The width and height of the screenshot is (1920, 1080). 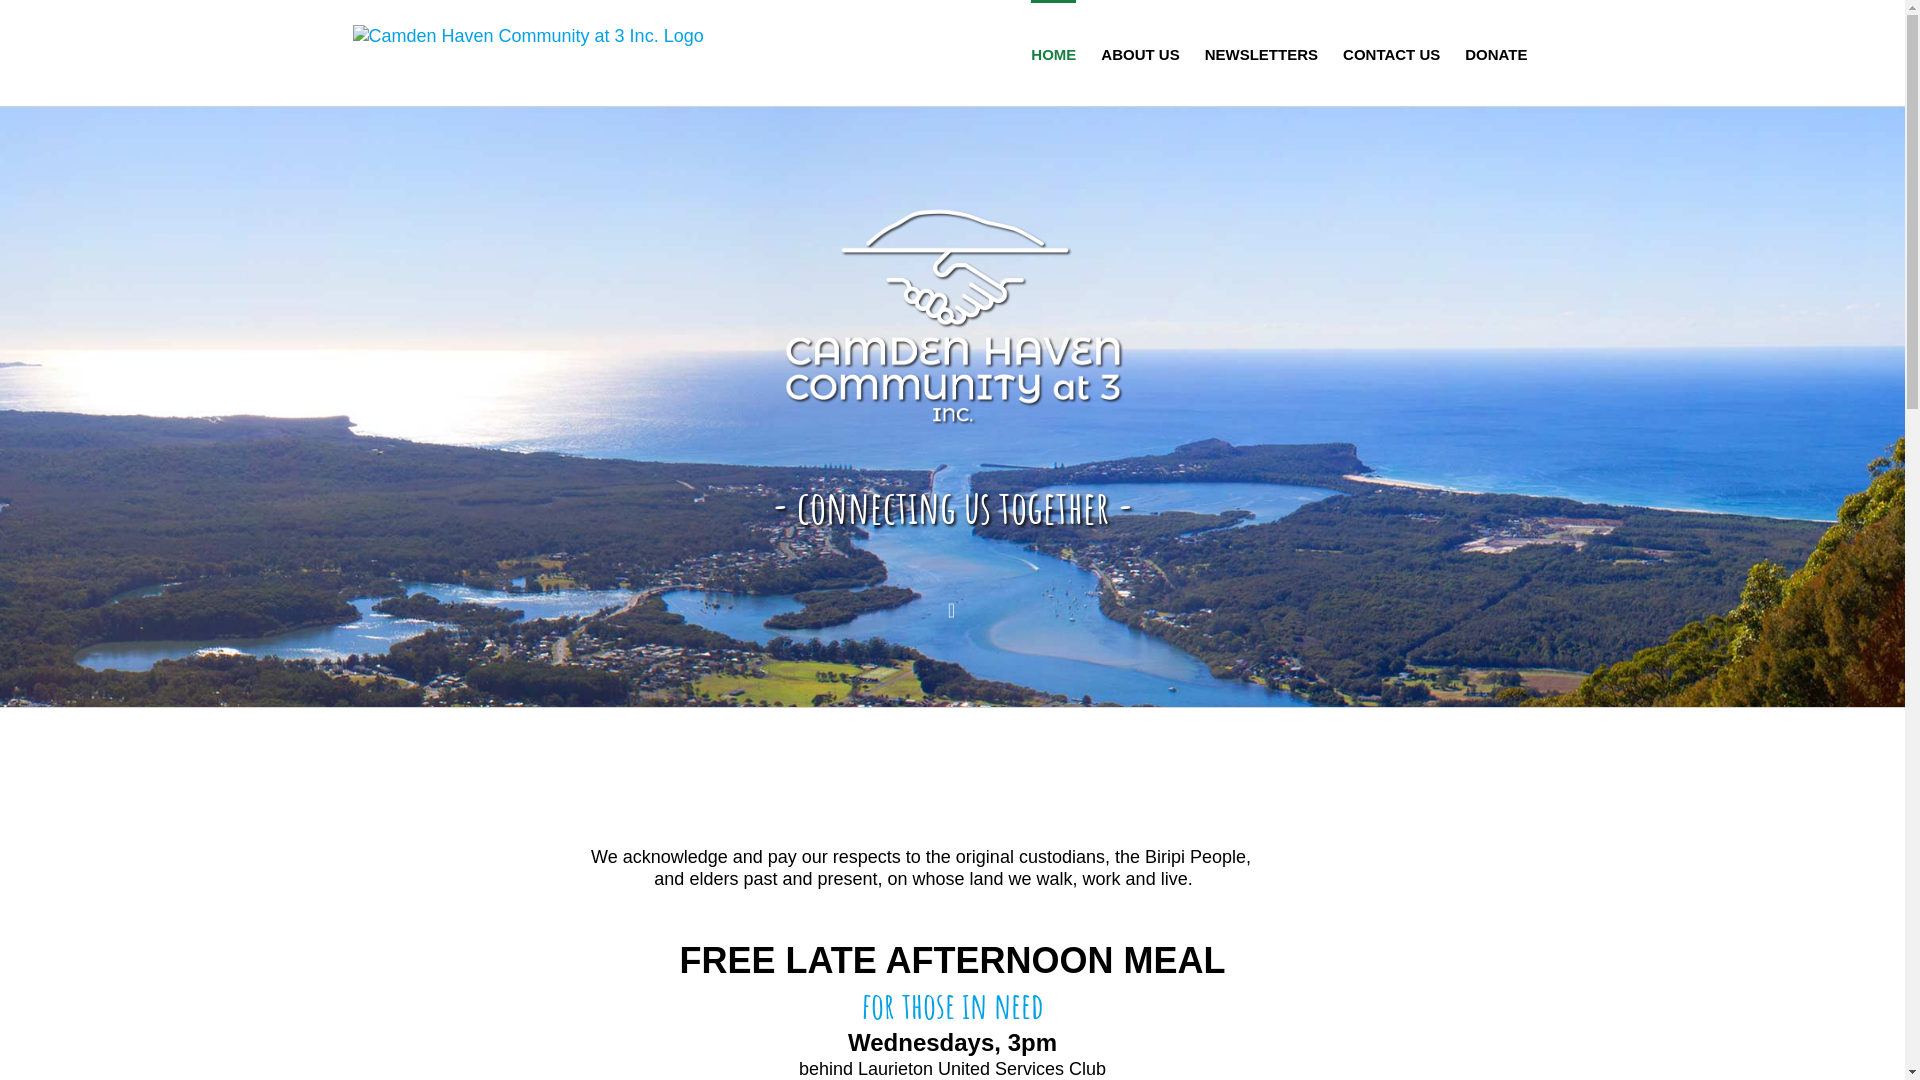 I want to click on 'DONATE', so click(x=1496, y=52).